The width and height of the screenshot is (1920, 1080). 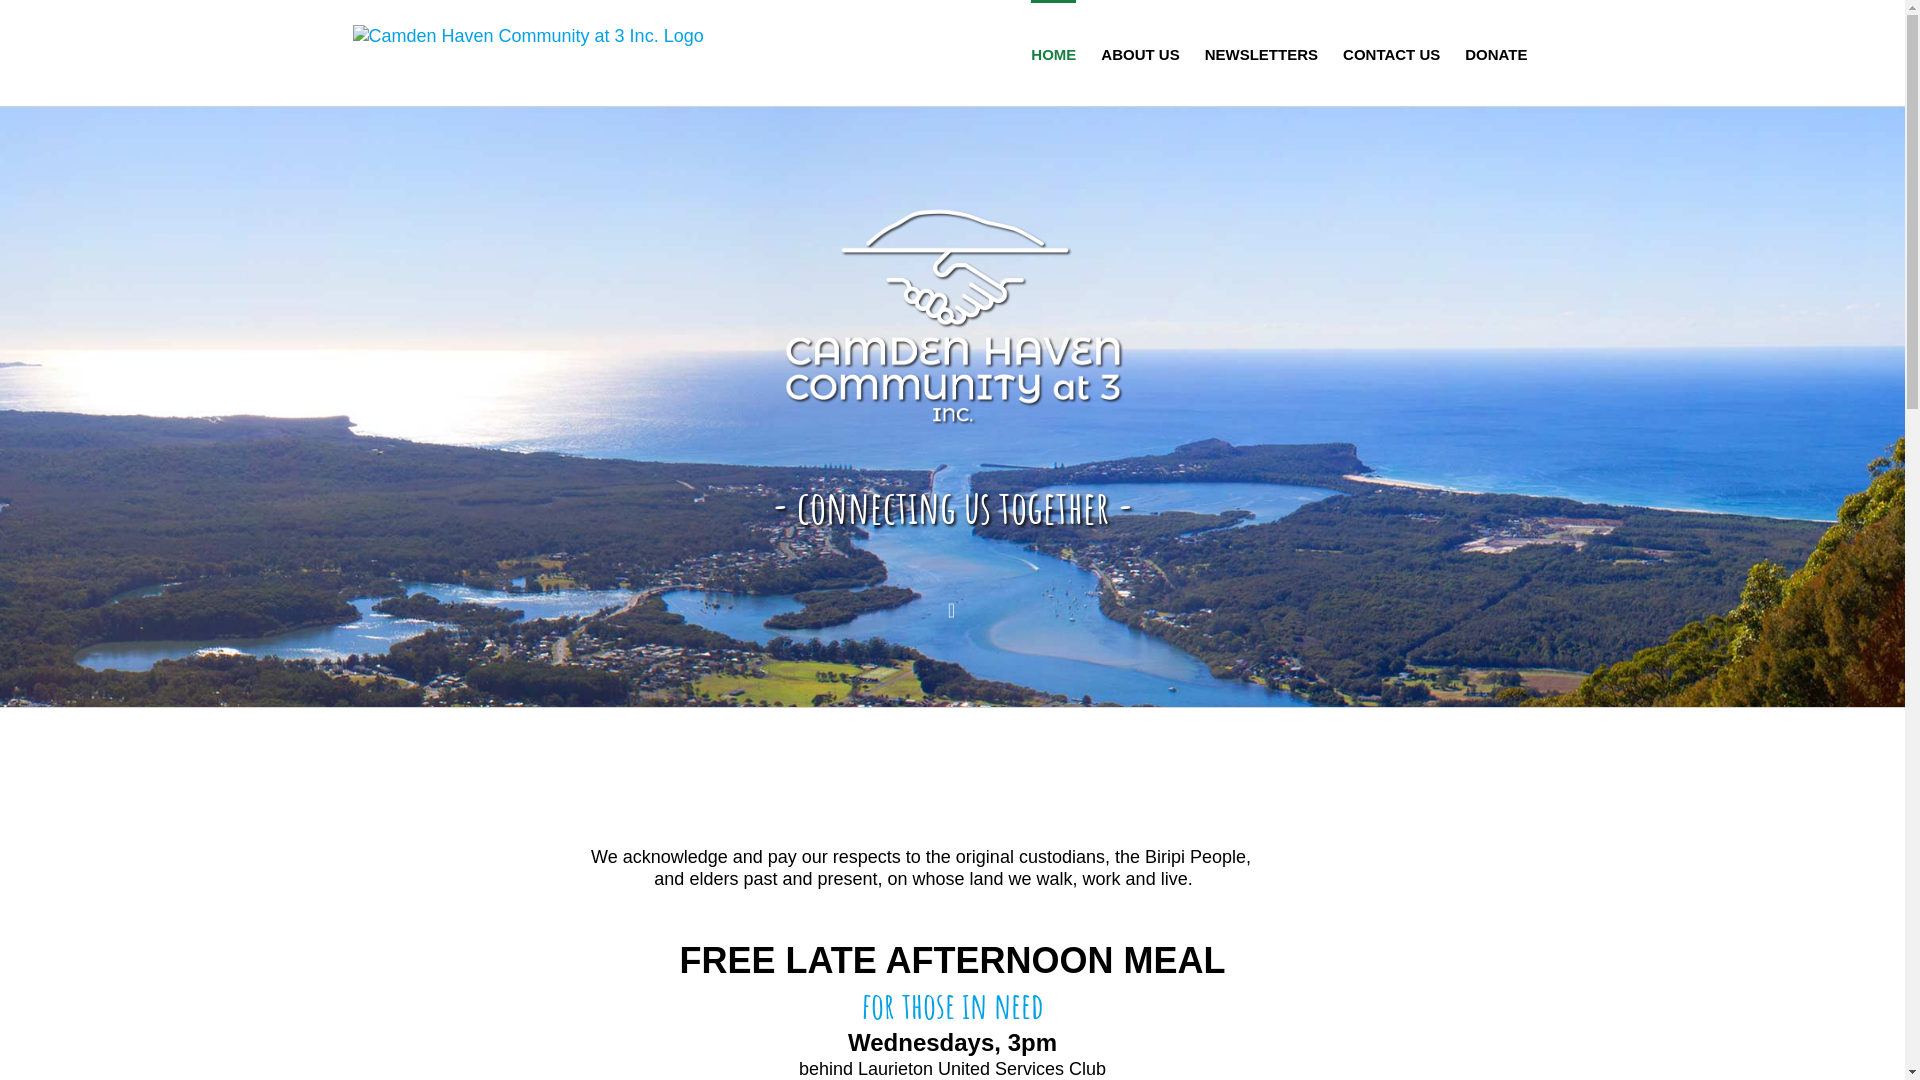 I want to click on 'DONATE', so click(x=1496, y=52).